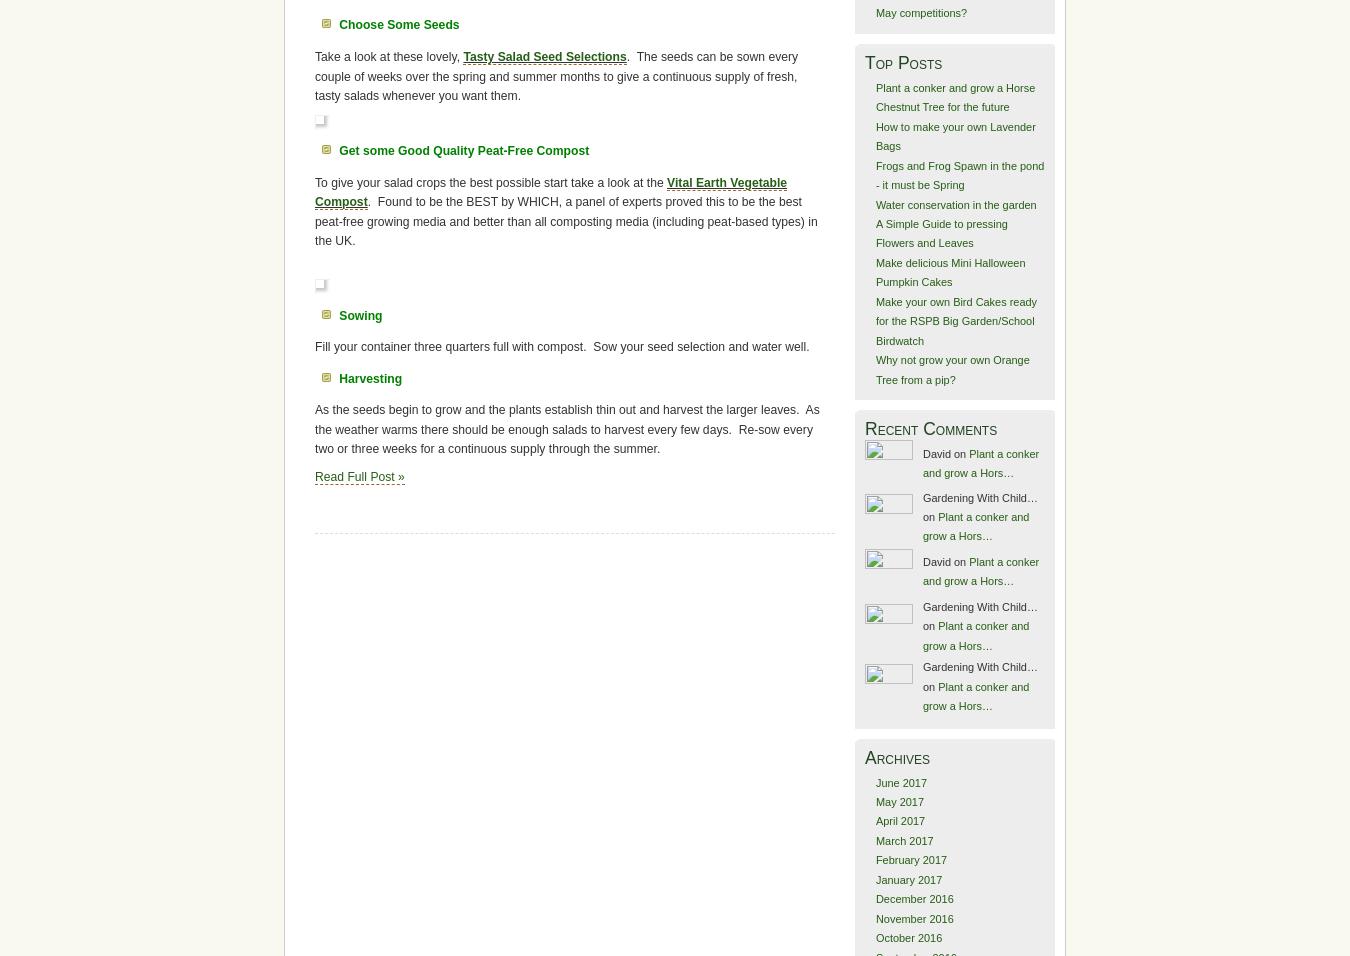 Image resolution: width=1350 pixels, height=956 pixels. I want to click on 'As the seeds begin to grow and the plants establish thin out and harvest the larger leaves.  As the weather warms there should be enough salads to harvest every few days.  Re-sow every two or three weeks for a continuous supply through the summer.', so click(567, 429).